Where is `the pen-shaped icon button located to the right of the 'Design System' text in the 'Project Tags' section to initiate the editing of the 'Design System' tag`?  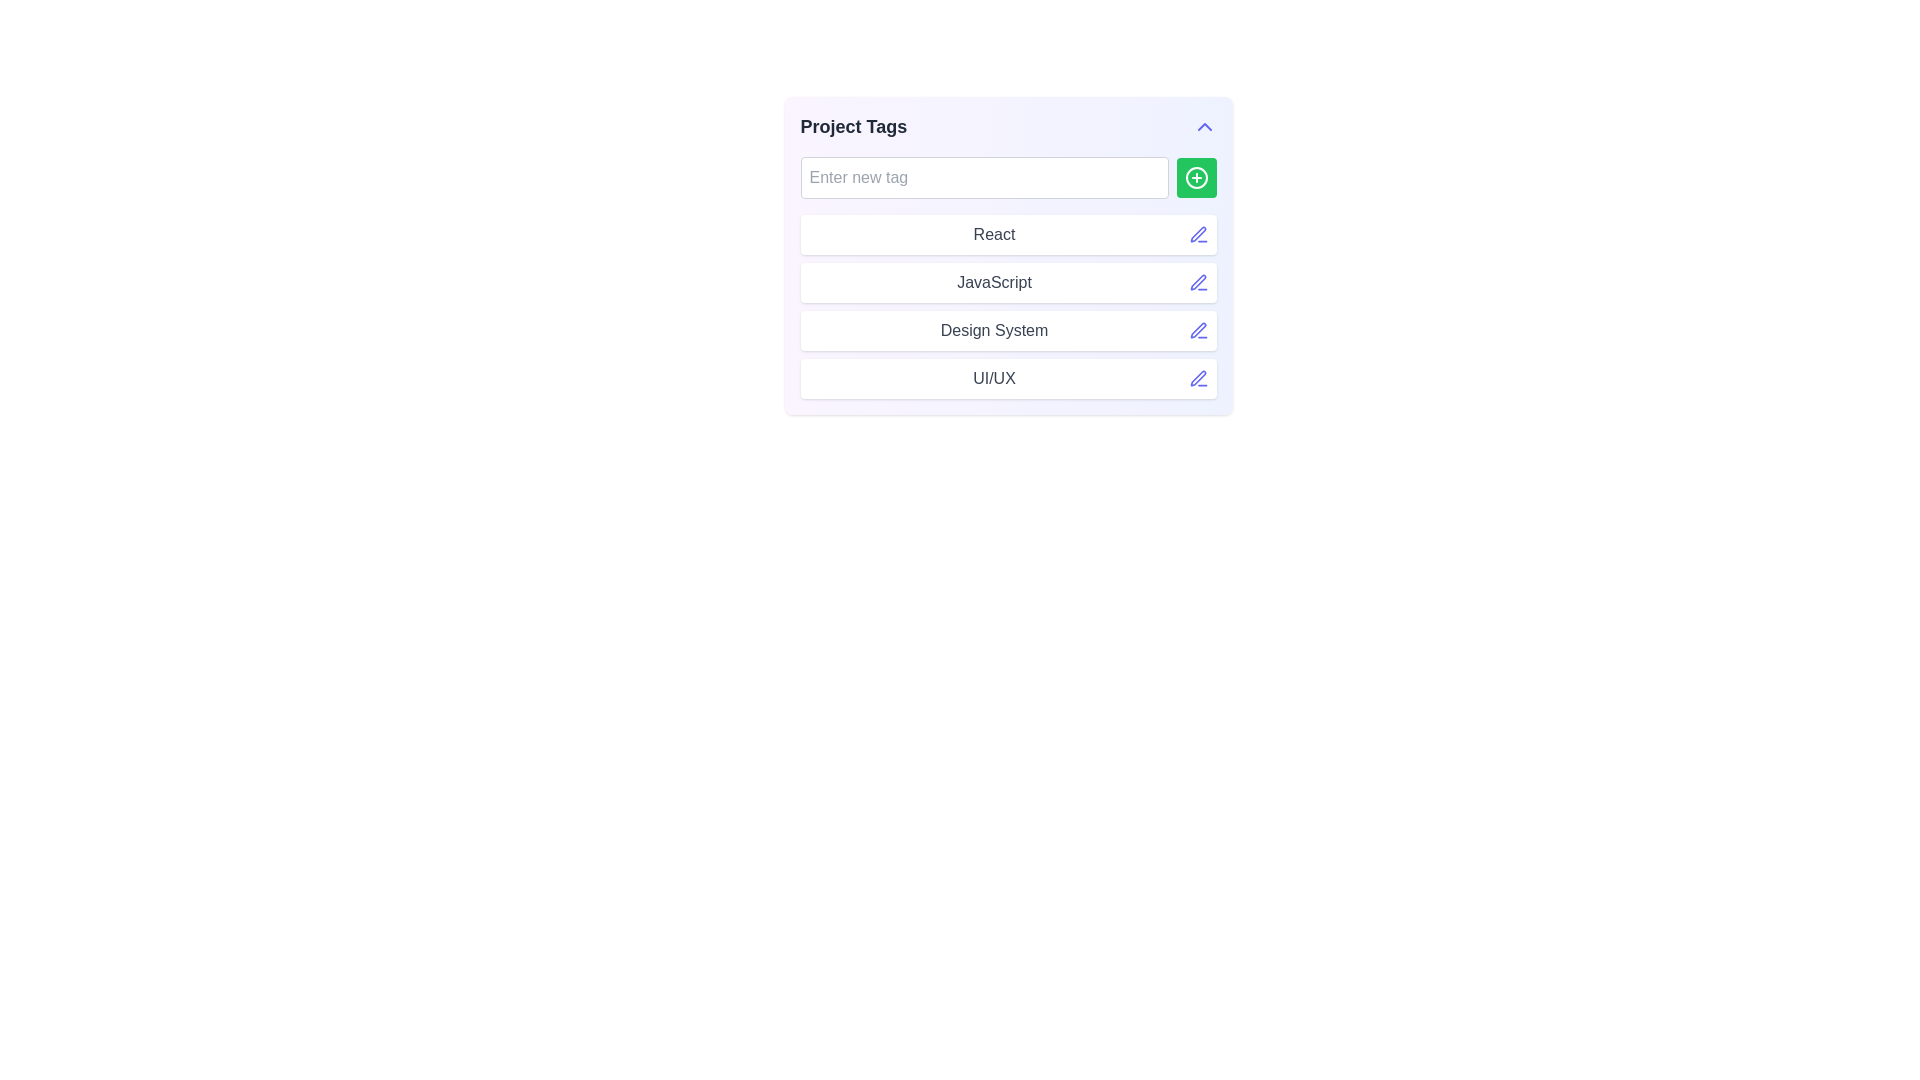
the pen-shaped icon button located to the right of the 'Design System' text in the 'Project Tags' section to initiate the editing of the 'Design System' tag is located at coordinates (1198, 330).